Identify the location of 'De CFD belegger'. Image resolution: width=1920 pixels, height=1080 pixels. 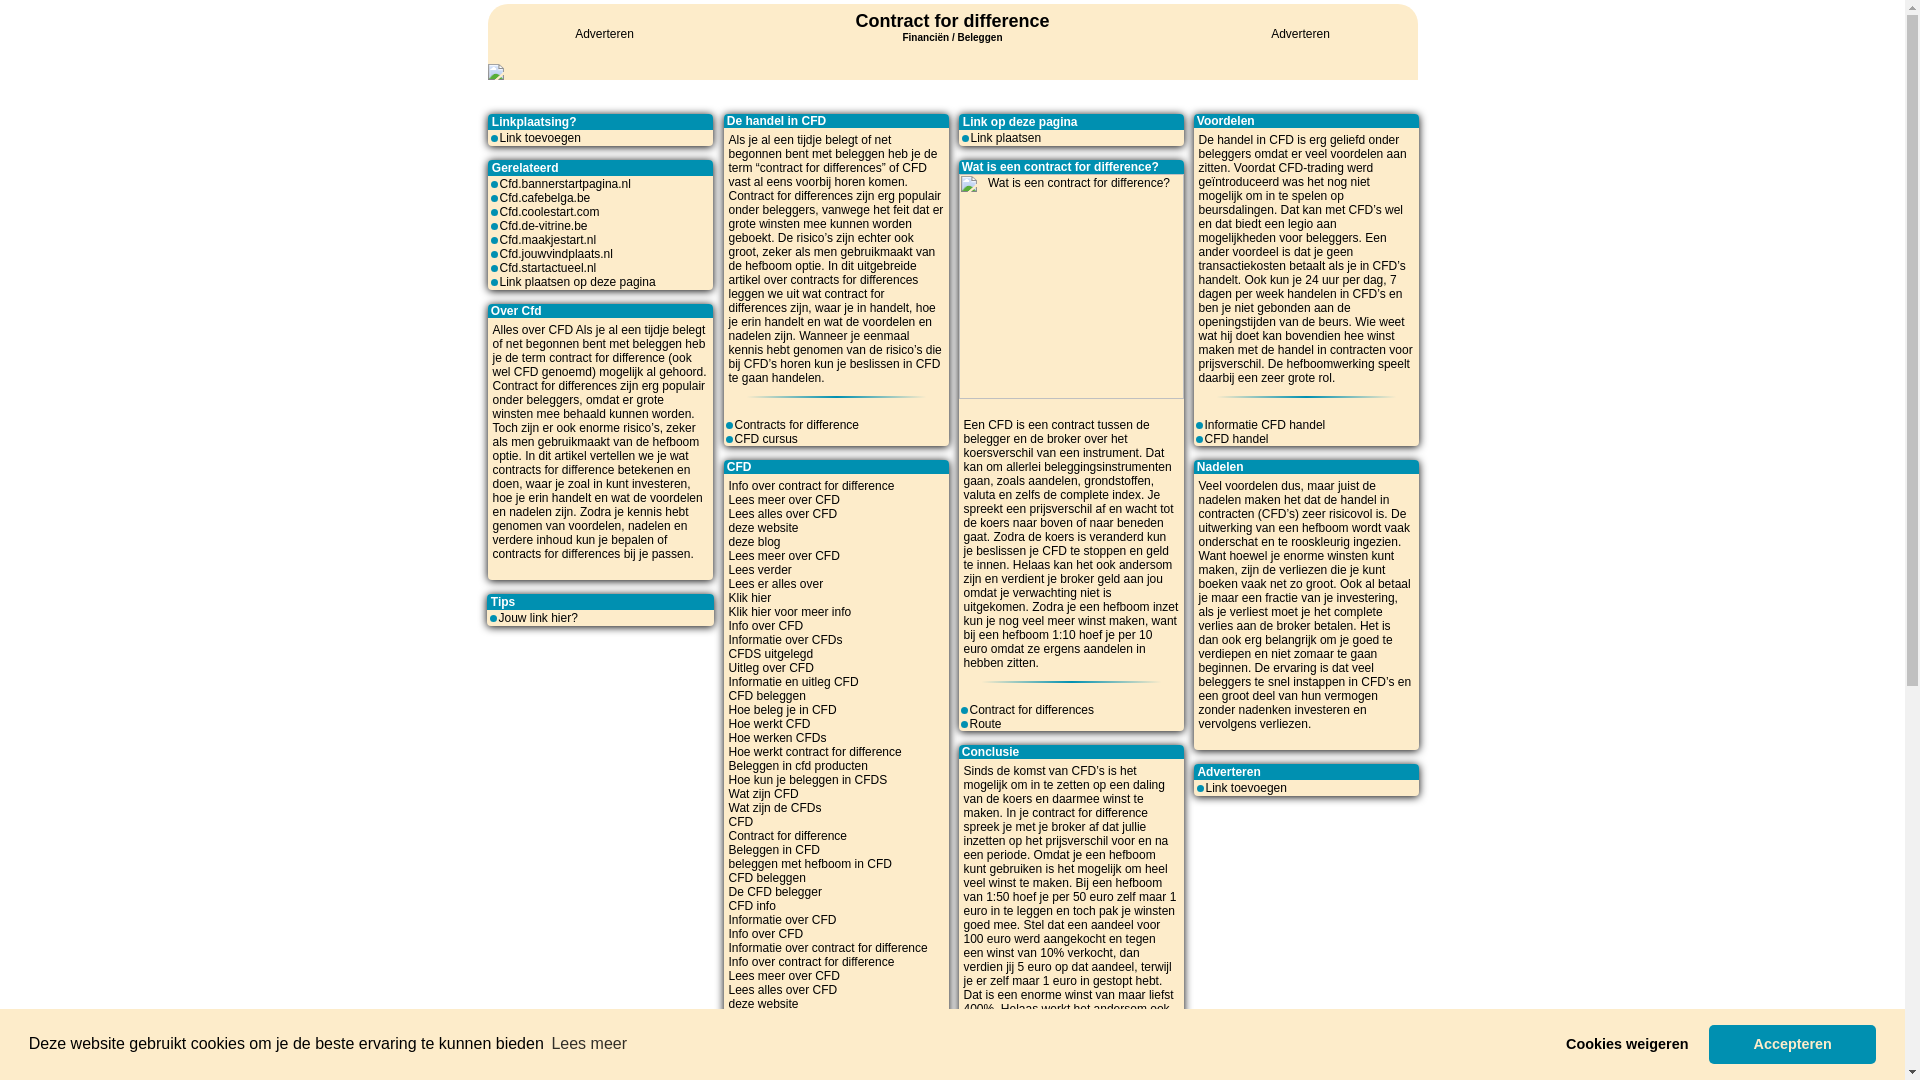
(773, 890).